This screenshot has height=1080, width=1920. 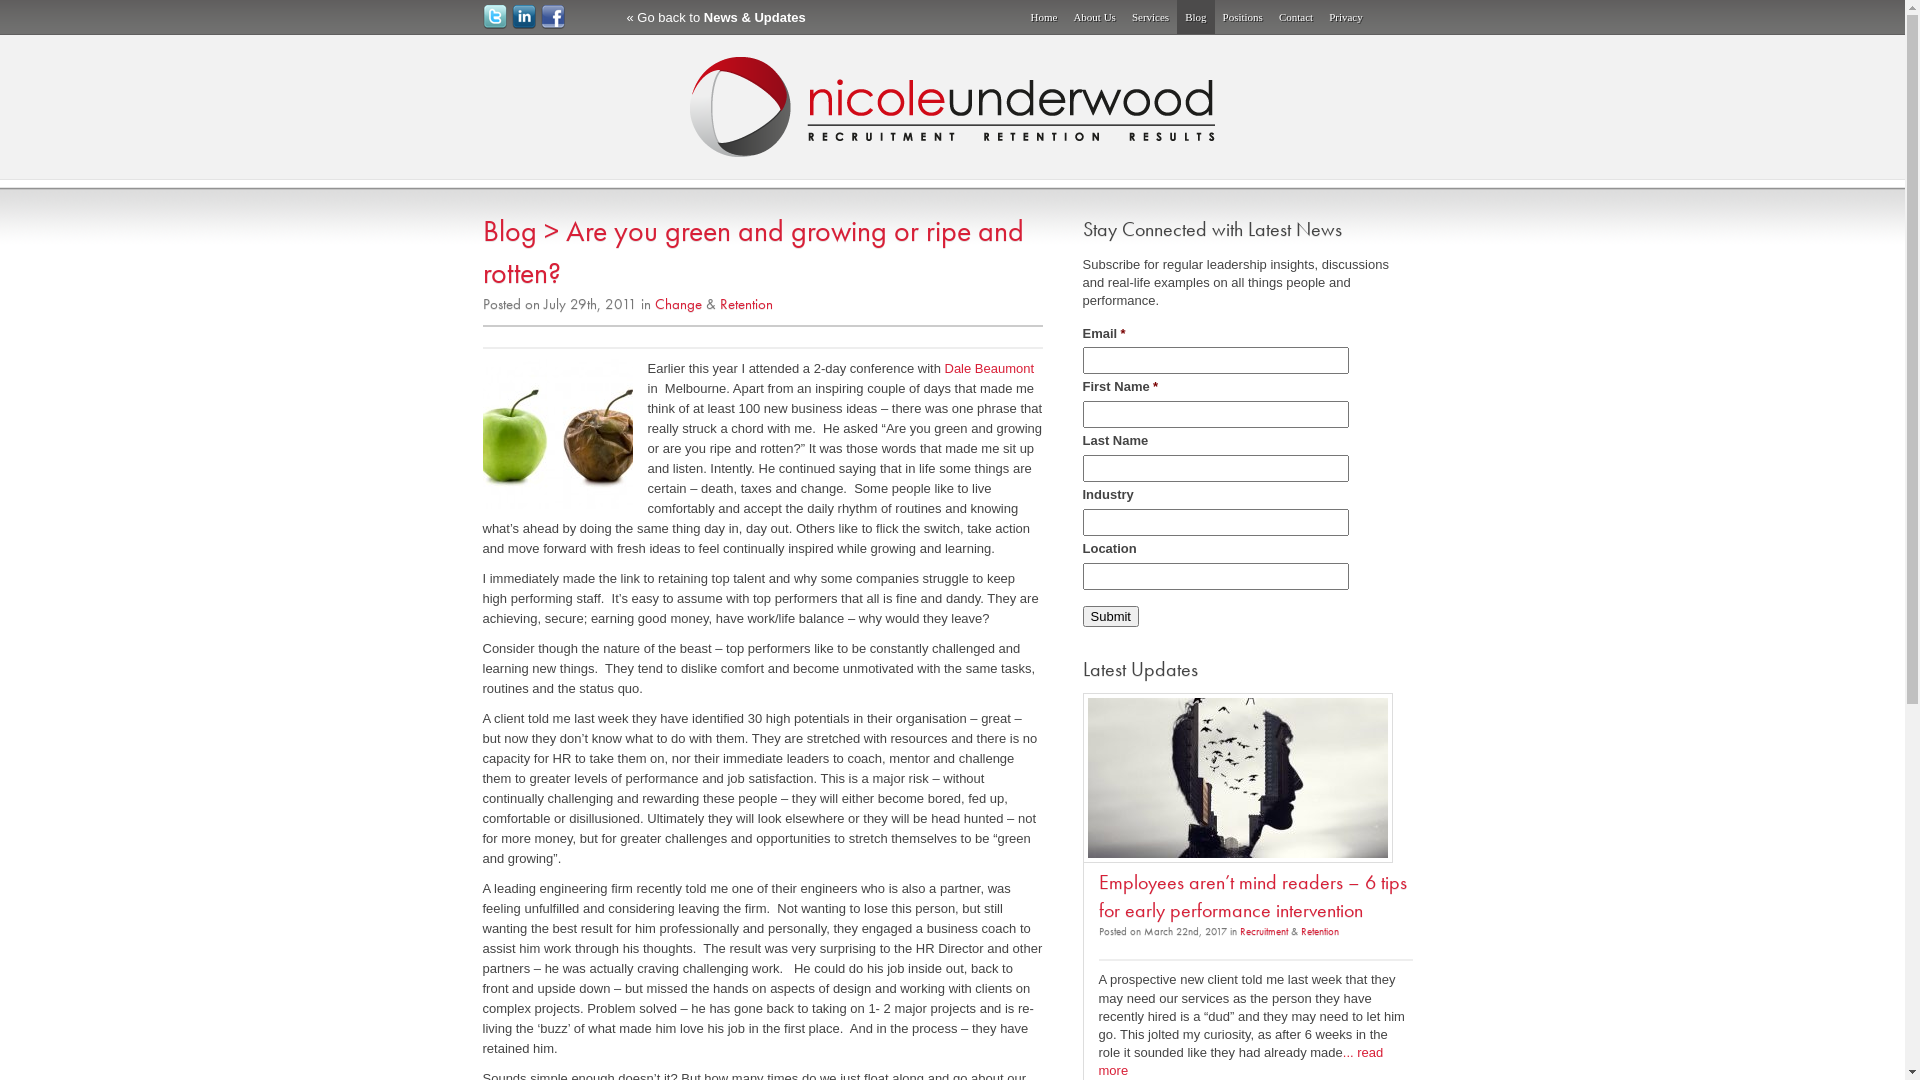 I want to click on 'About Us', so click(x=1064, y=16).